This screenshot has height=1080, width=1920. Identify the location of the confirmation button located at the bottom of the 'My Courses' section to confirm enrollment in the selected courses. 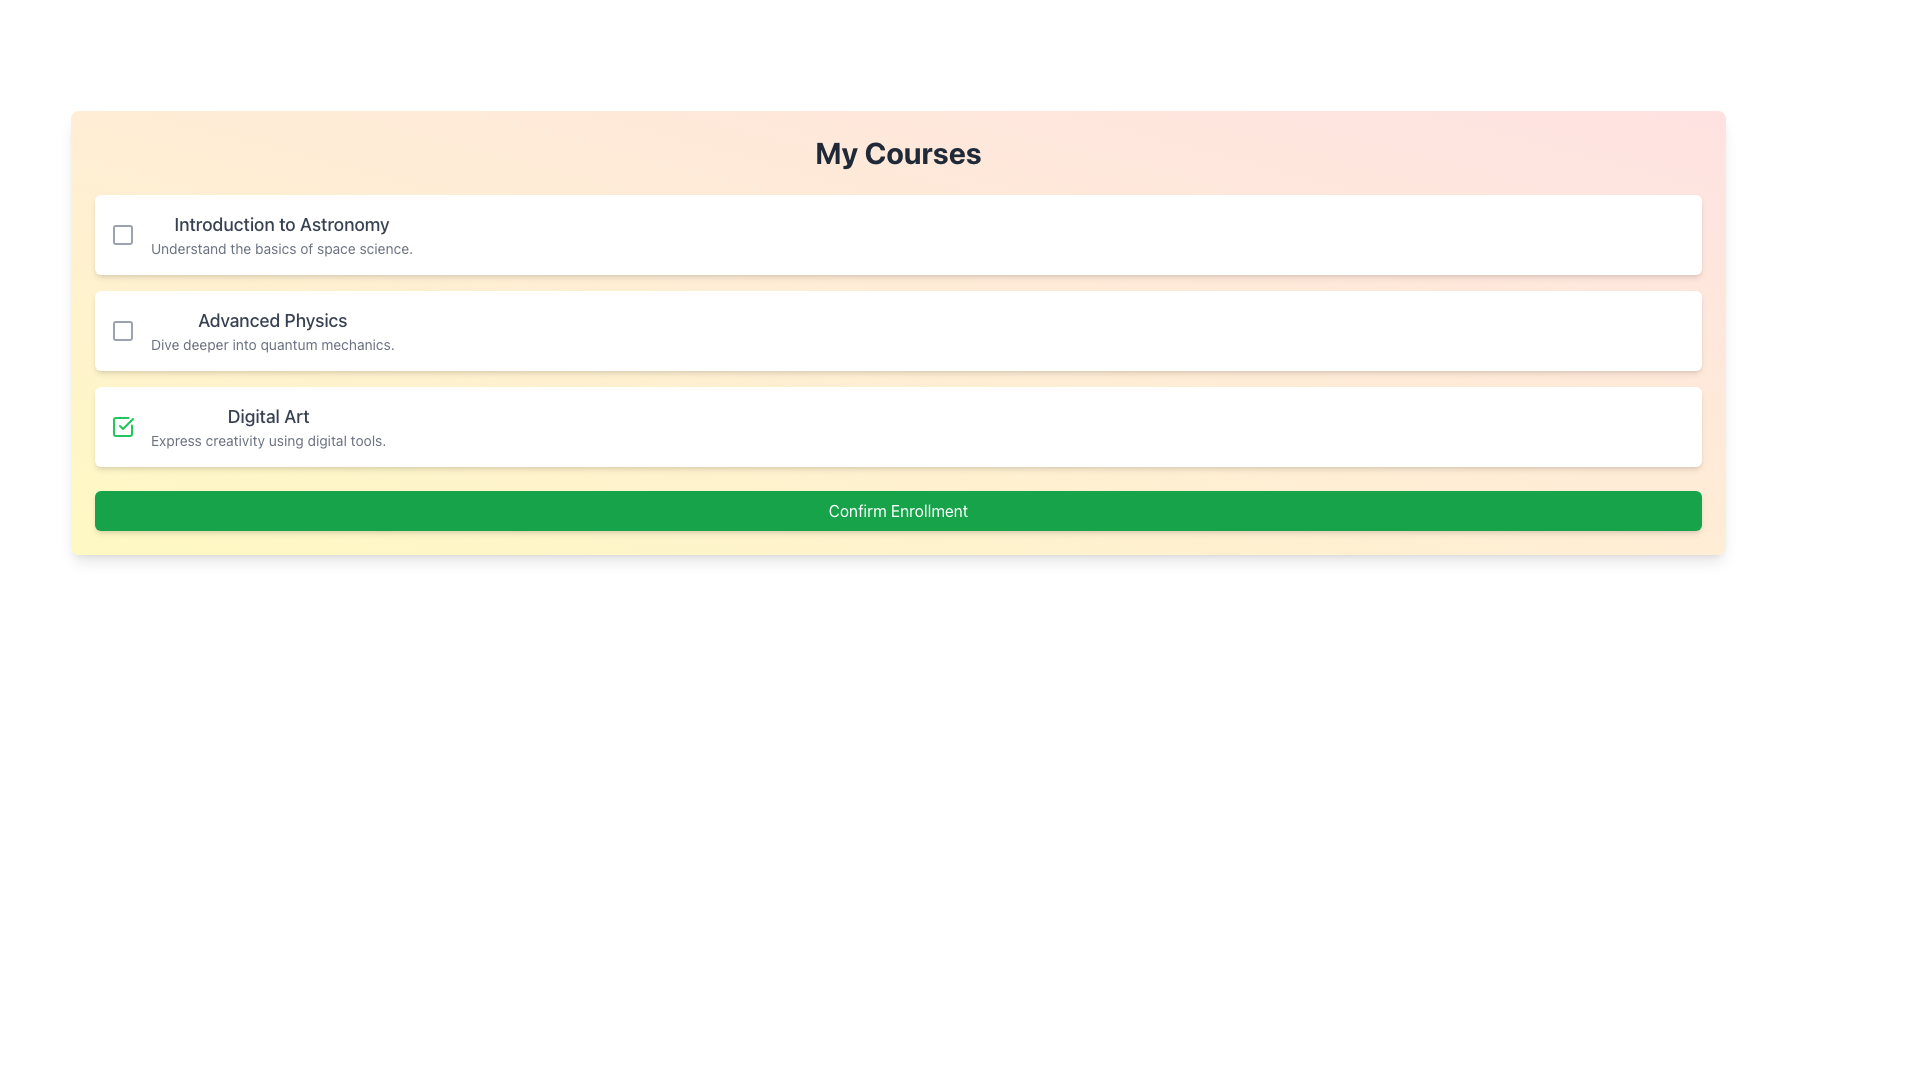
(897, 509).